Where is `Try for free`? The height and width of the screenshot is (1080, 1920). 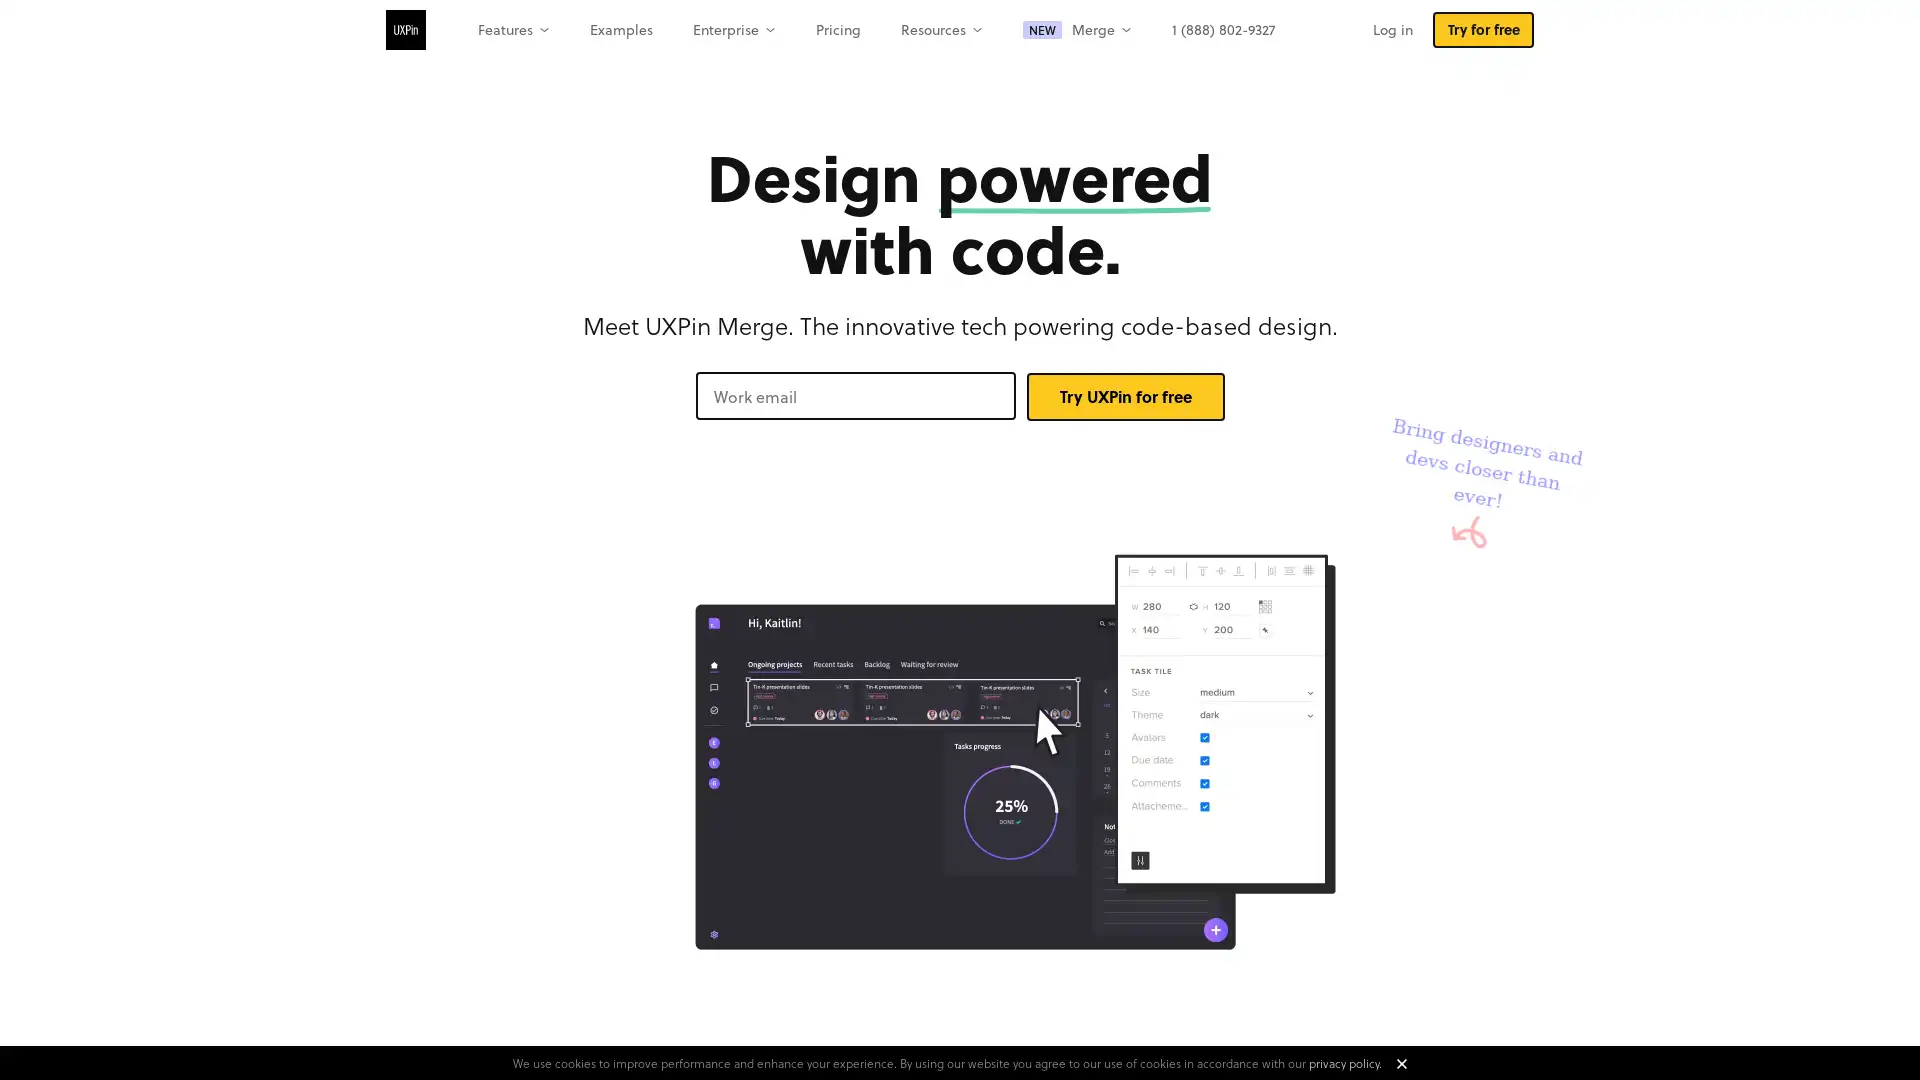 Try for free is located at coordinates (1483, 30).